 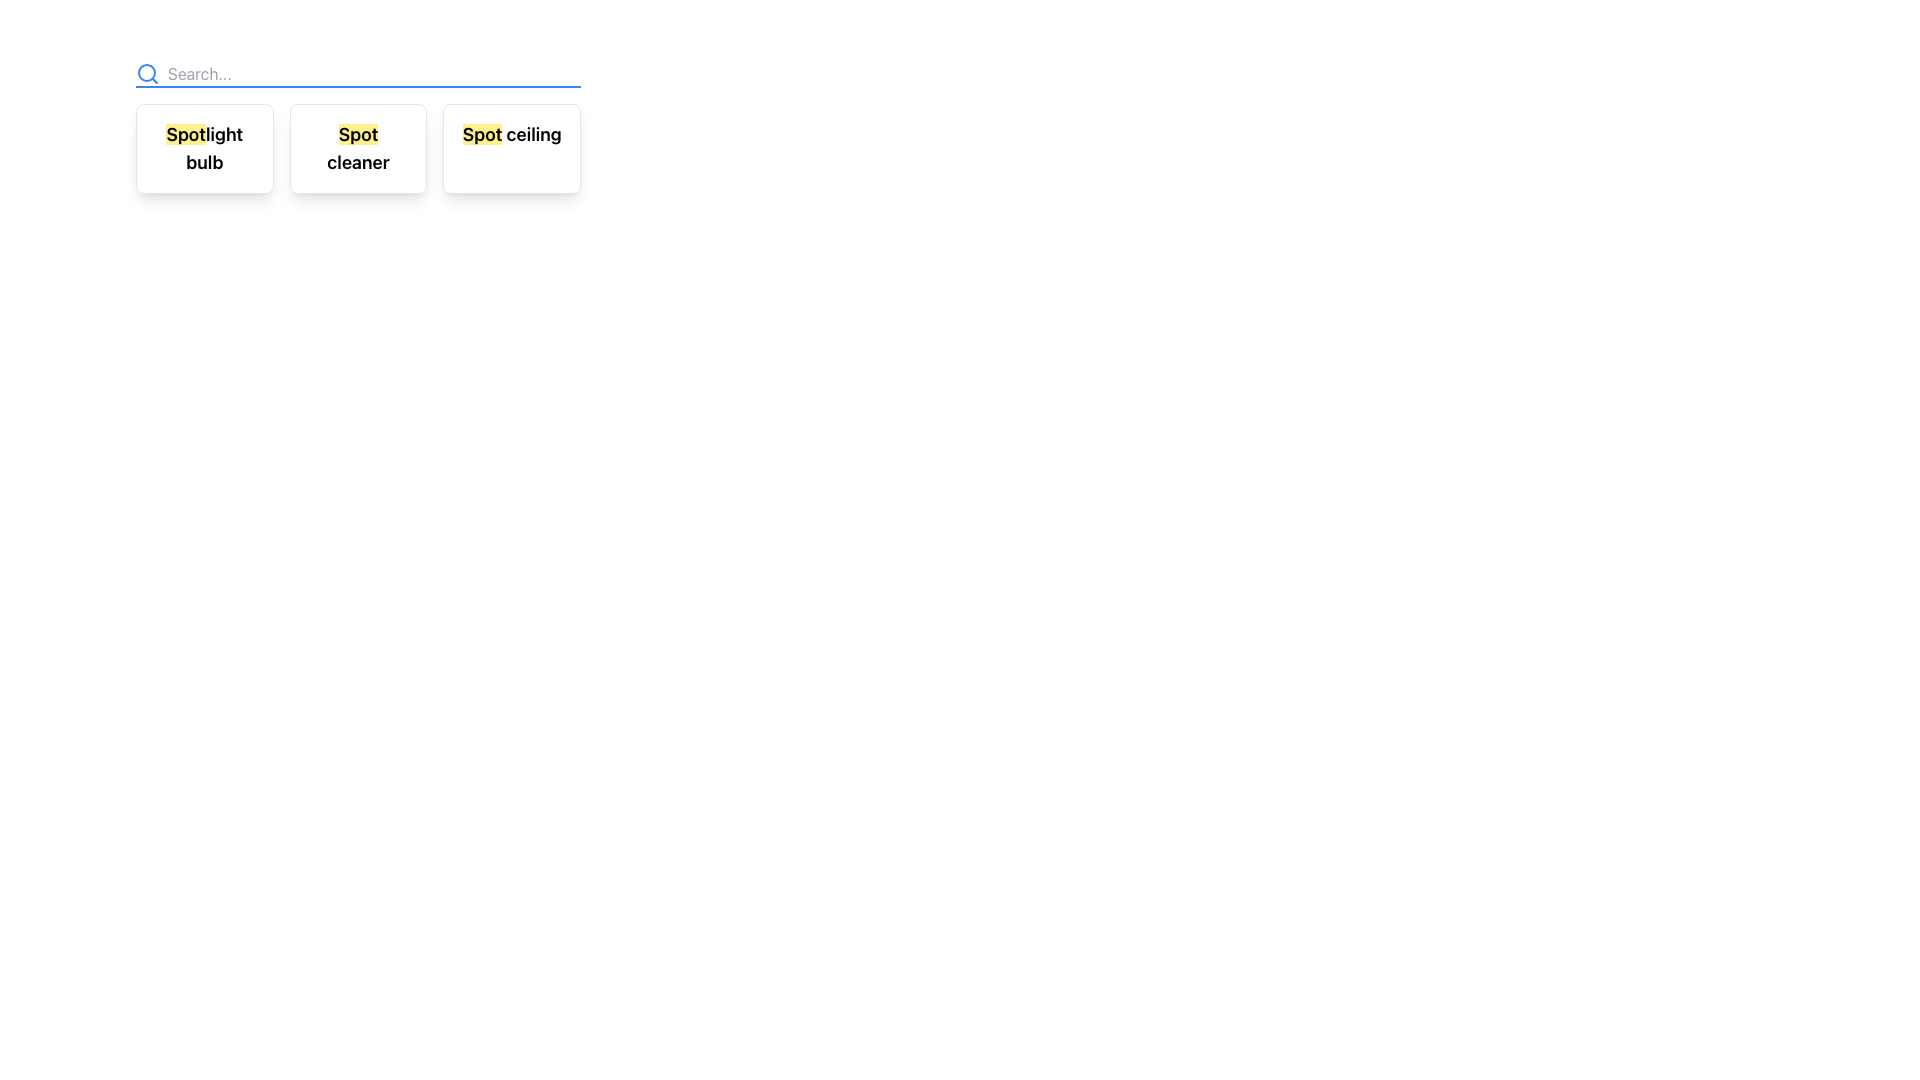 I want to click on the highlighted text label 'Spotlight' which emphasizes its importance in the phrase 'Spotlight bulb', so click(x=186, y=134).